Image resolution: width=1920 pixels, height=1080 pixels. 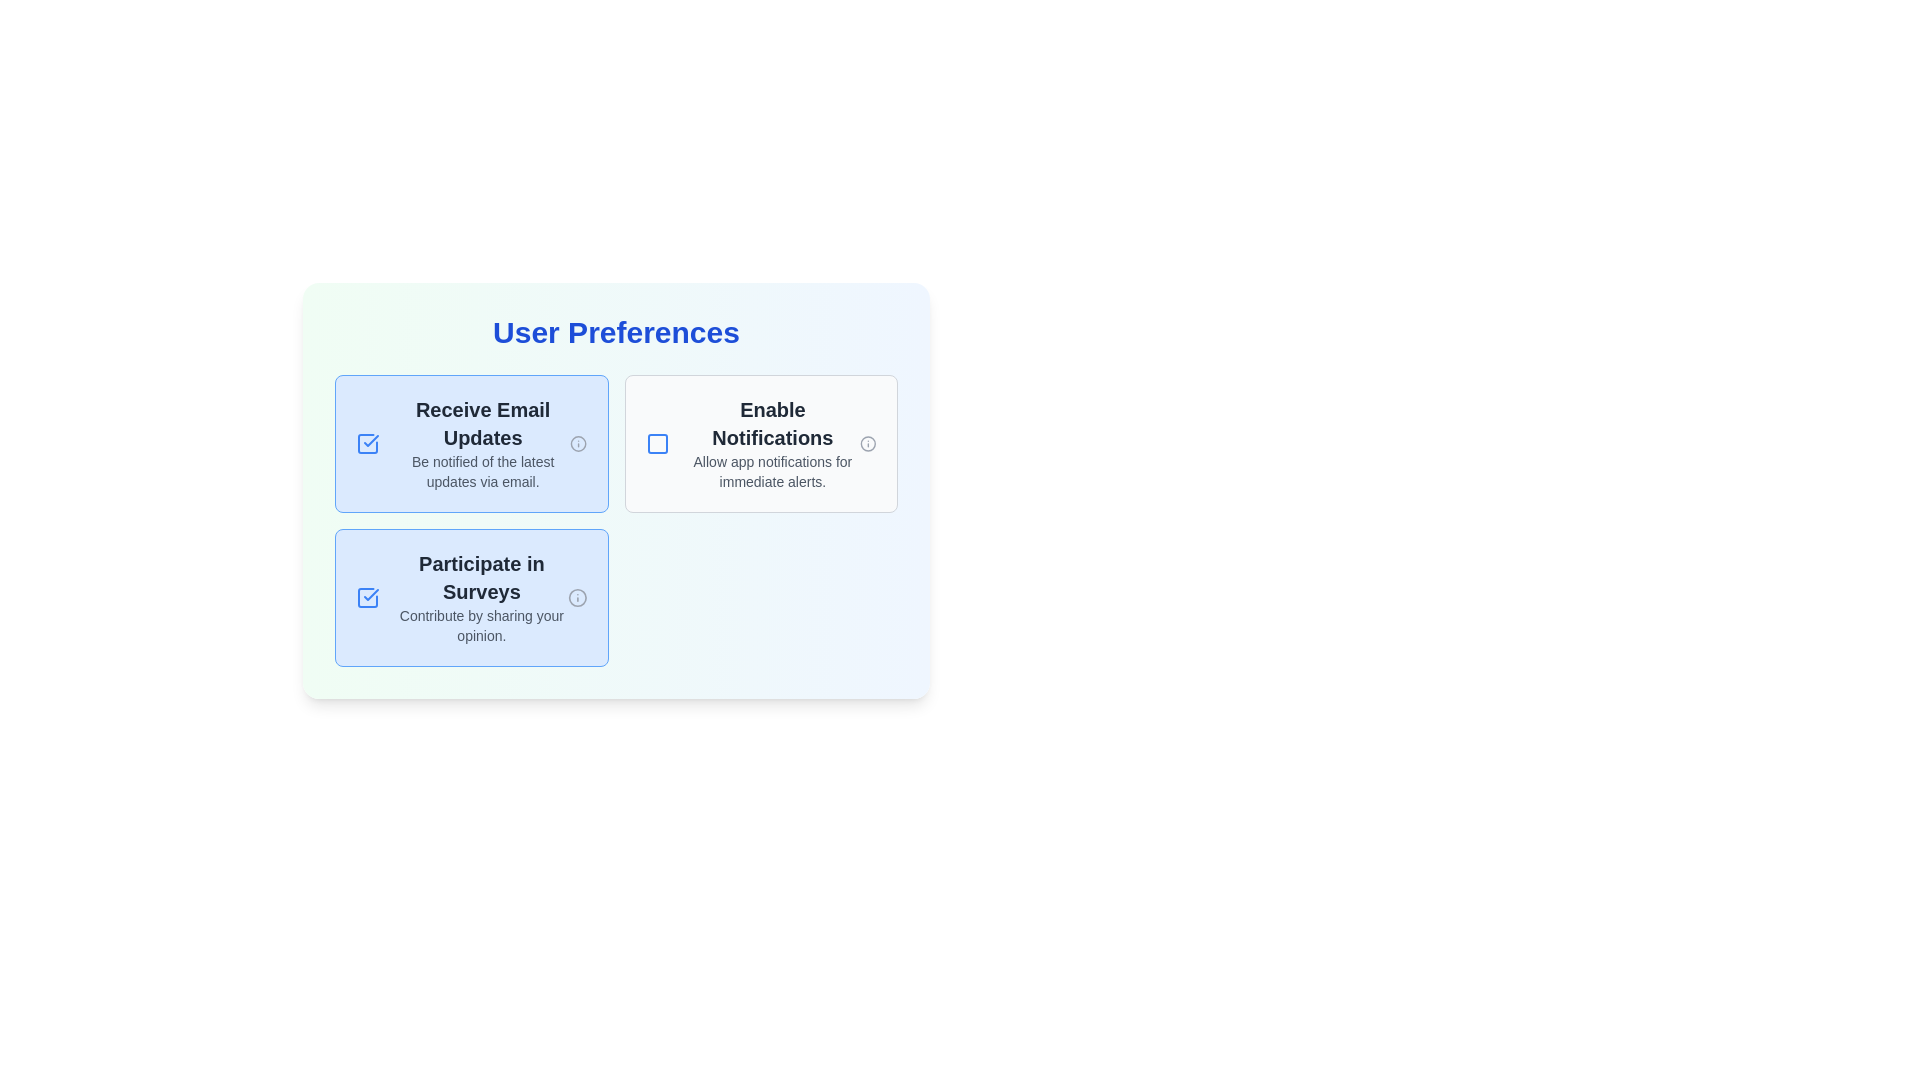 I want to click on the checkbox for 'Participate in Surveys' located, so click(x=368, y=596).